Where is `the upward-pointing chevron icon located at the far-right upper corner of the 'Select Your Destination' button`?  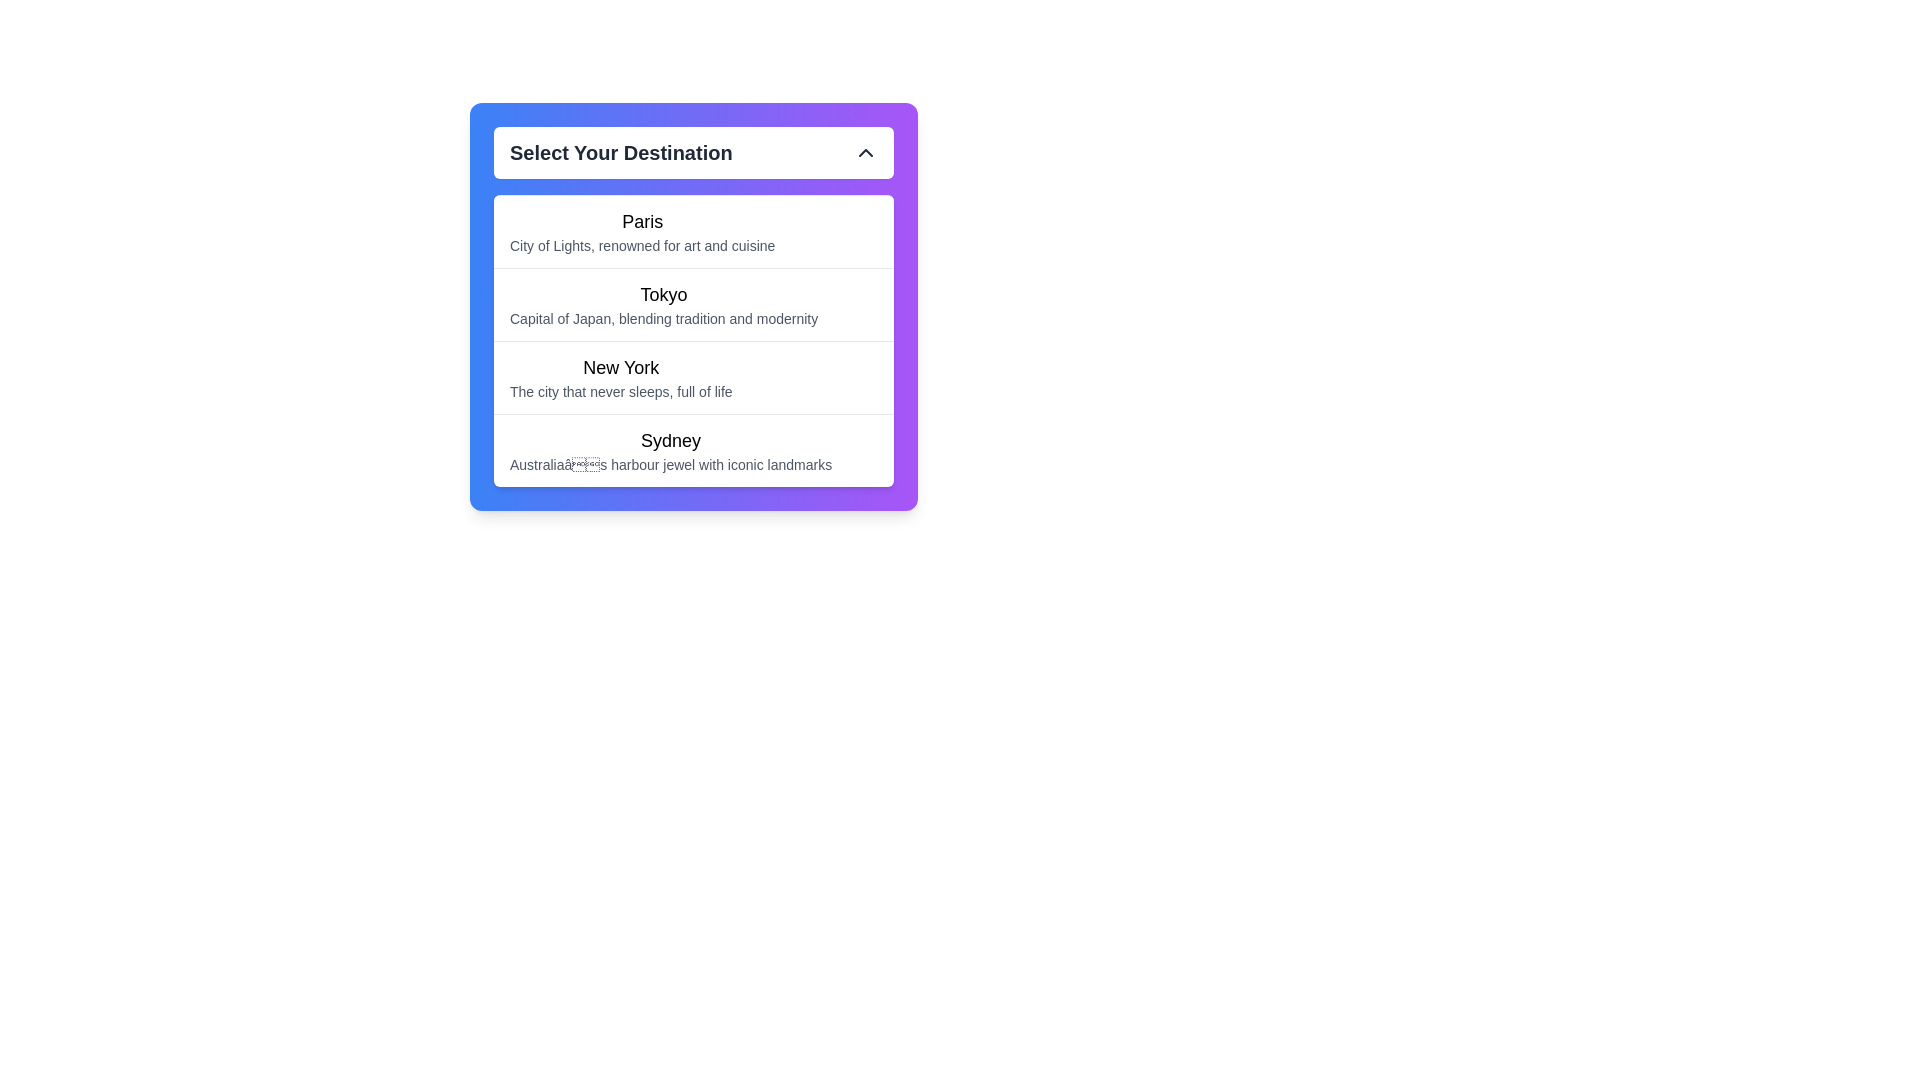
the upward-pointing chevron icon located at the far-right upper corner of the 'Select Your Destination' button is located at coordinates (865, 152).